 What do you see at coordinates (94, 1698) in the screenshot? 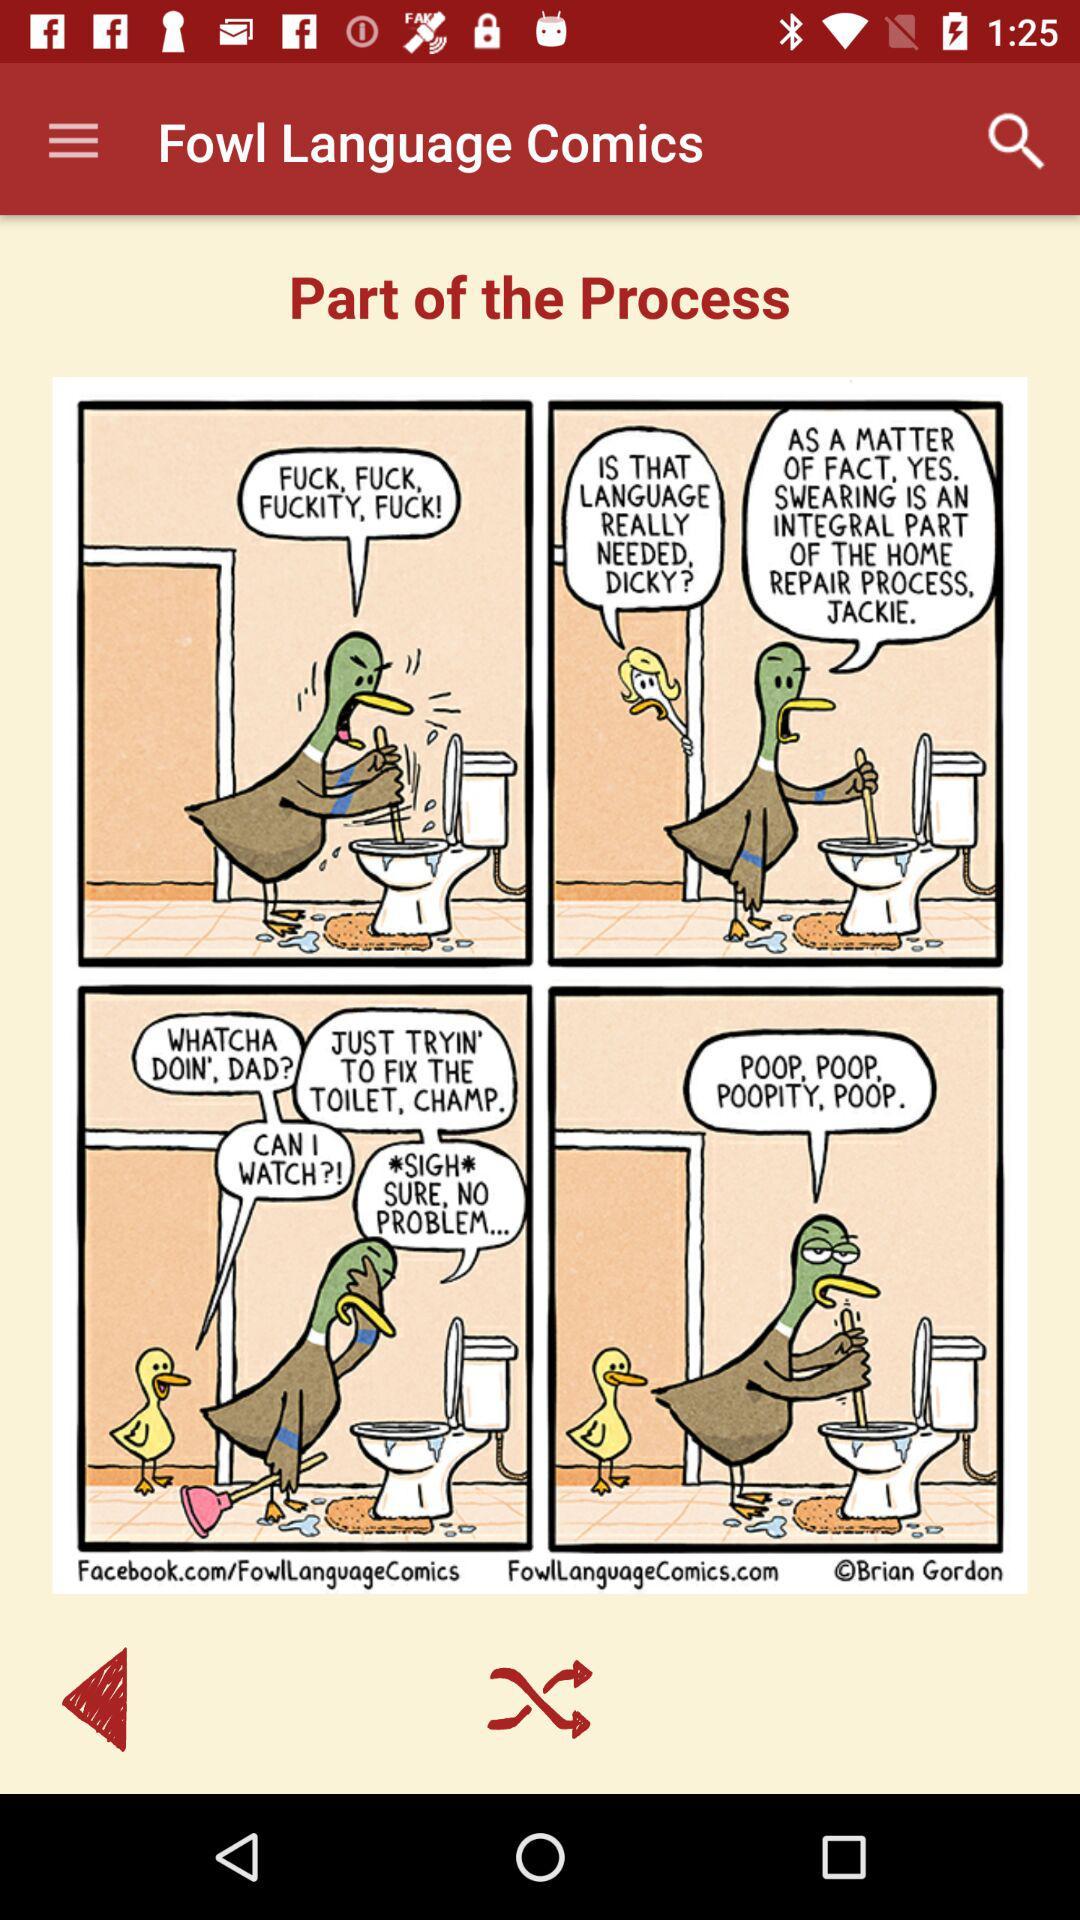
I see `item at the bottom left corner` at bounding box center [94, 1698].